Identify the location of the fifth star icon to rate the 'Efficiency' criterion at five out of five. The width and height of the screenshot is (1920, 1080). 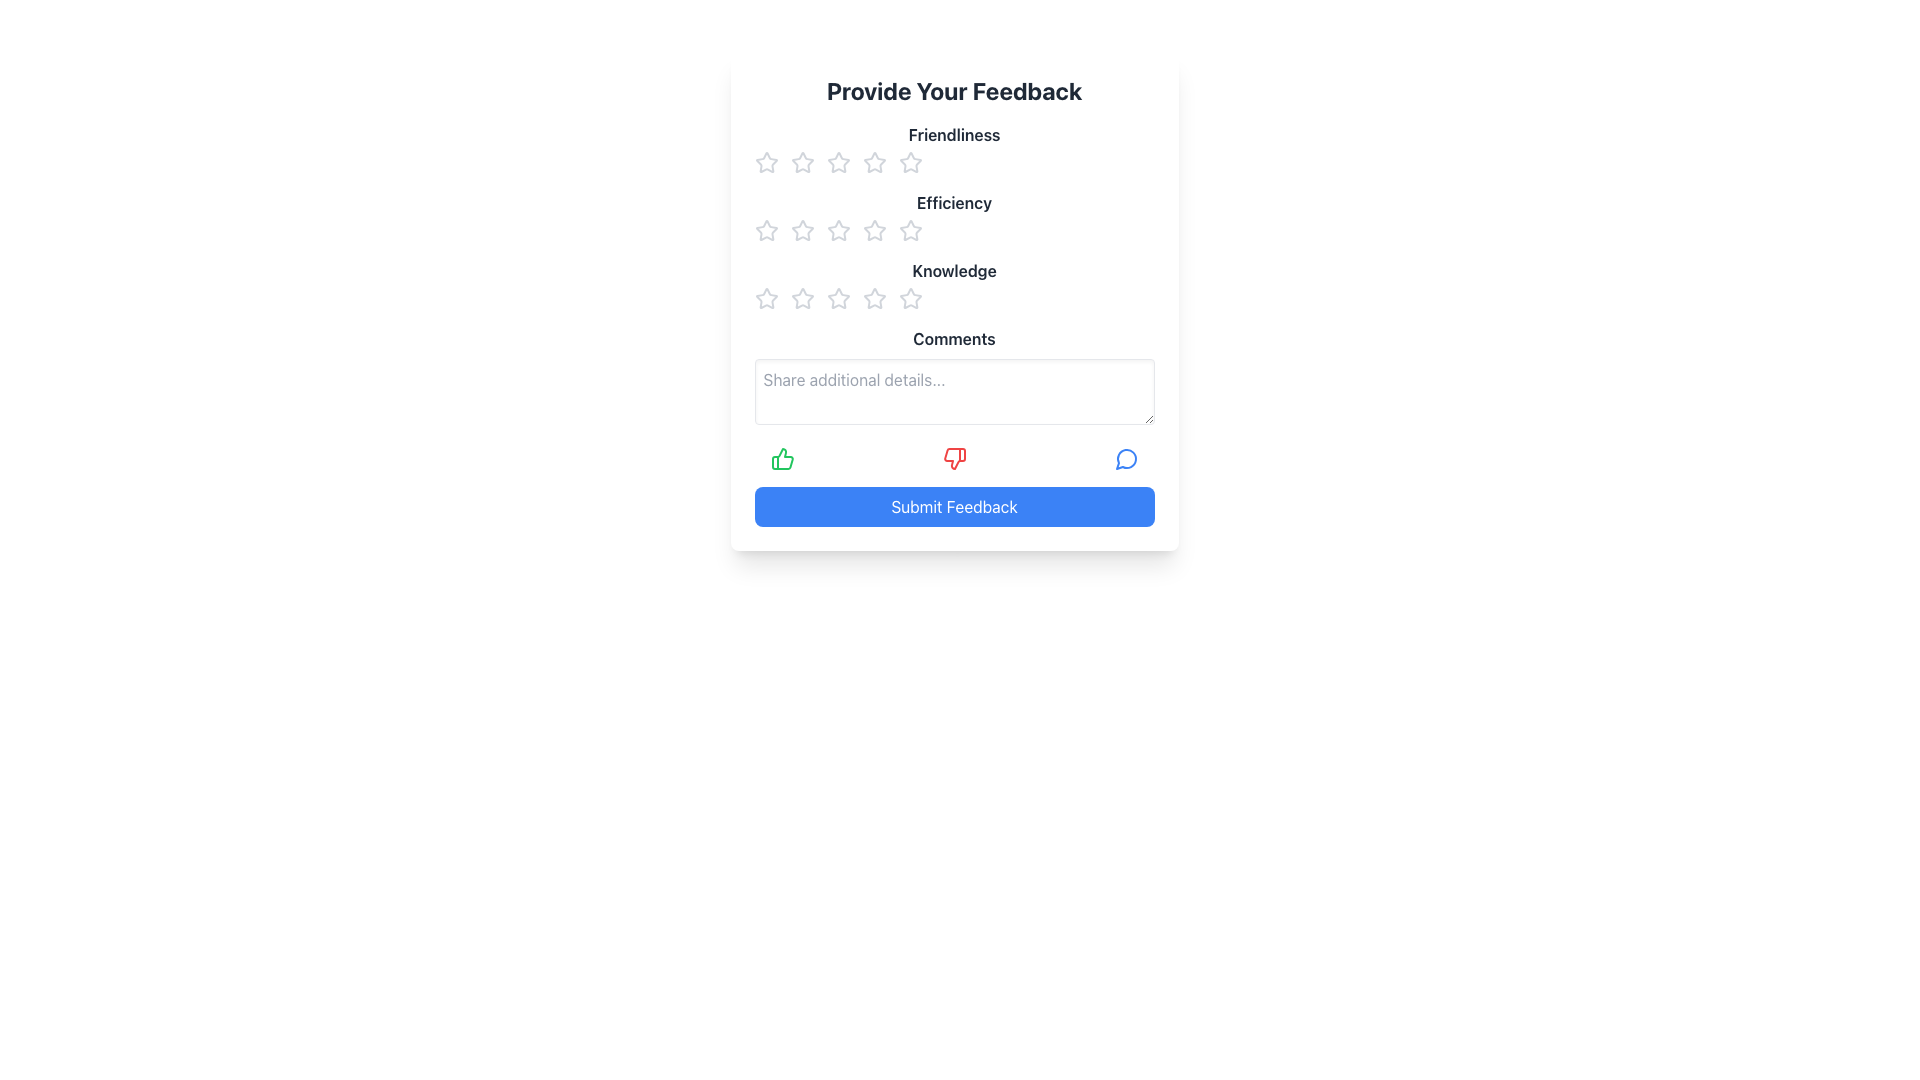
(909, 230).